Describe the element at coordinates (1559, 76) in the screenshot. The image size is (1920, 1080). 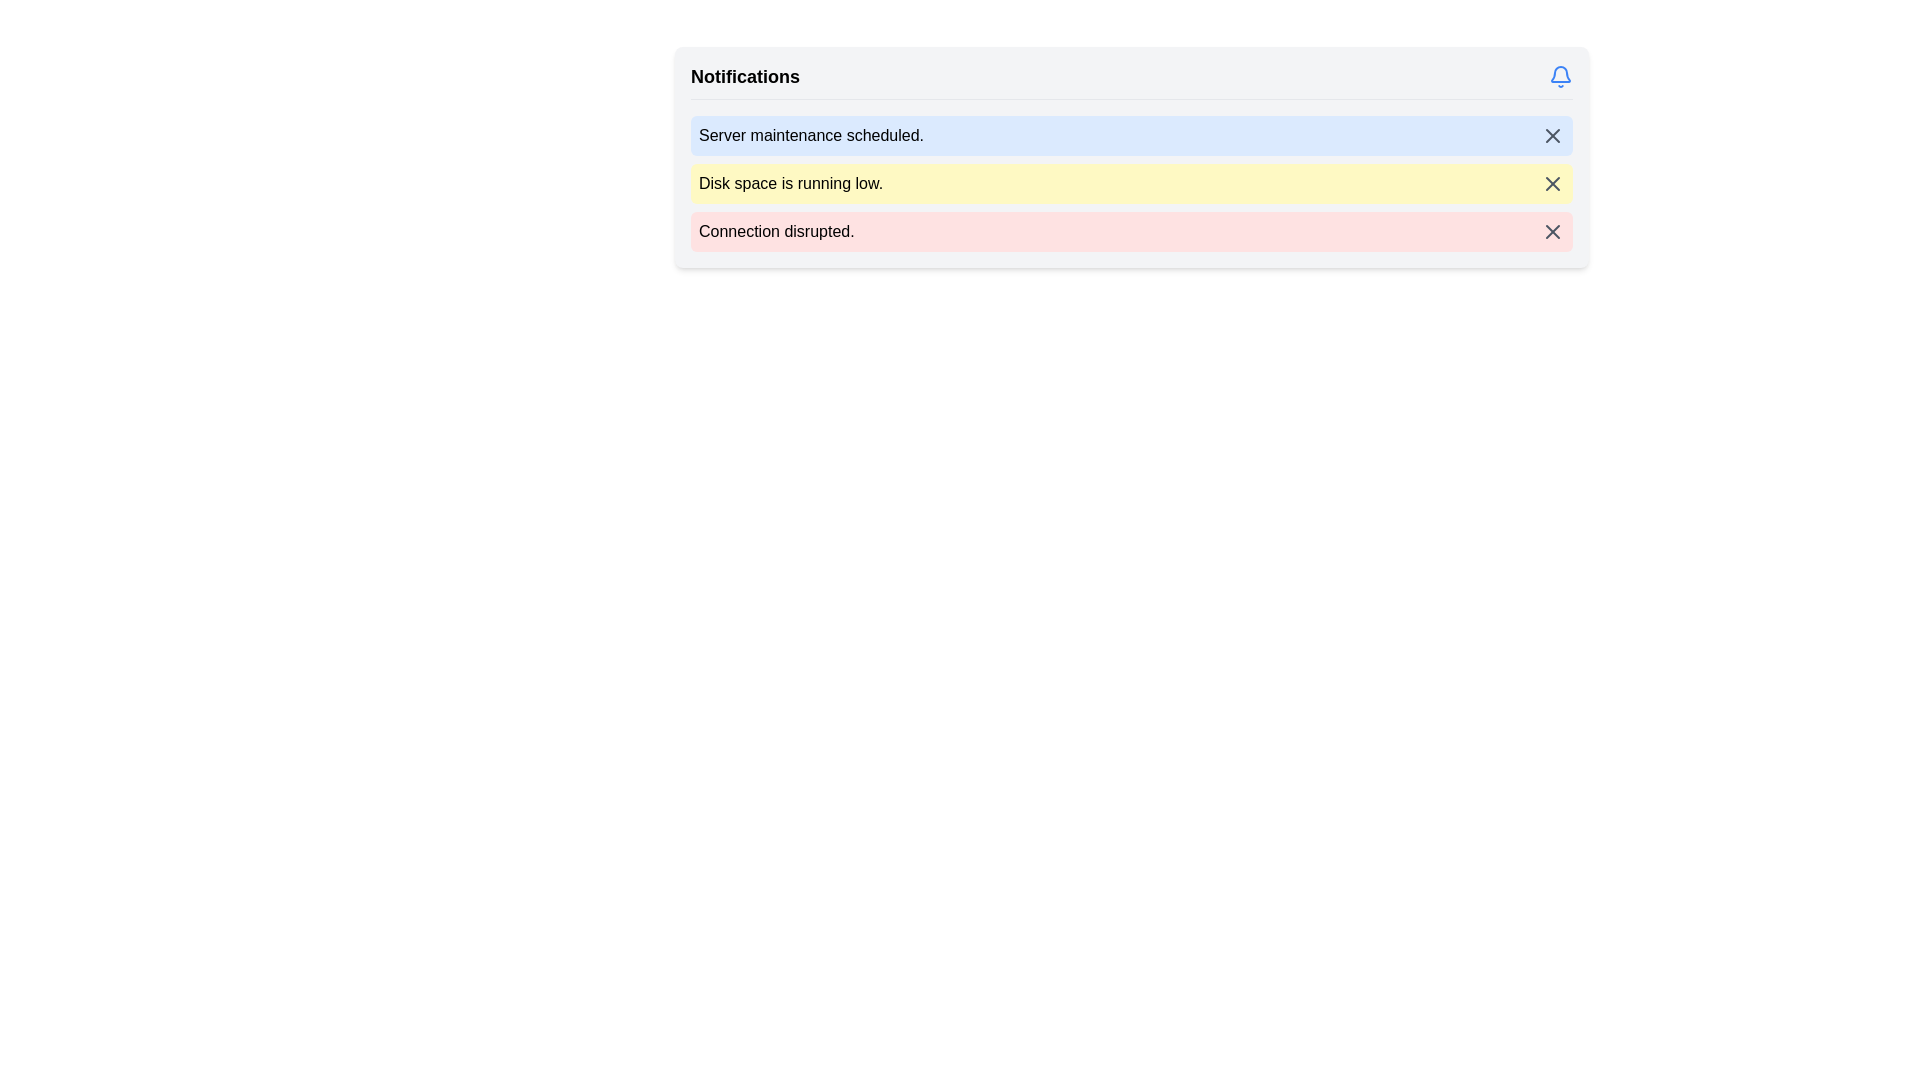
I see `the notification bell icon located in the top-right corner of the notification card header, adjacent to the title text 'Notifications.'` at that location.